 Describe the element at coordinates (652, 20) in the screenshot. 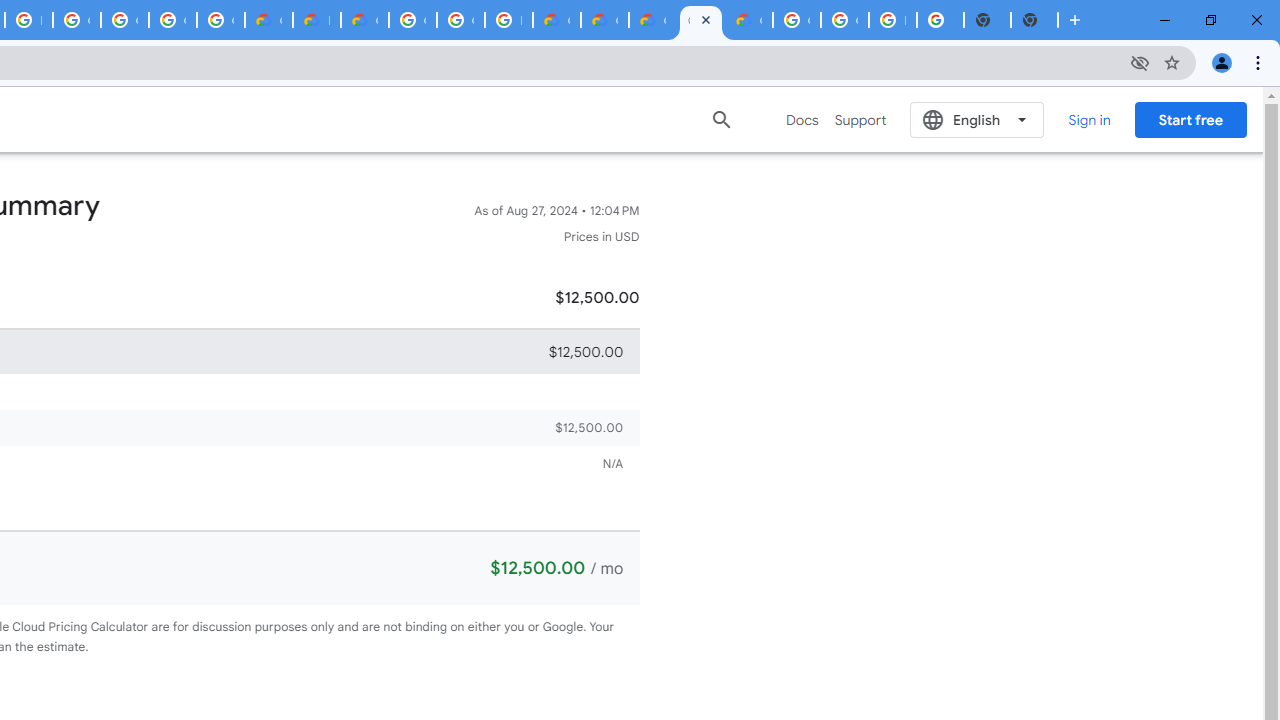

I see `'Google Cloud Estimate Summary'` at that location.